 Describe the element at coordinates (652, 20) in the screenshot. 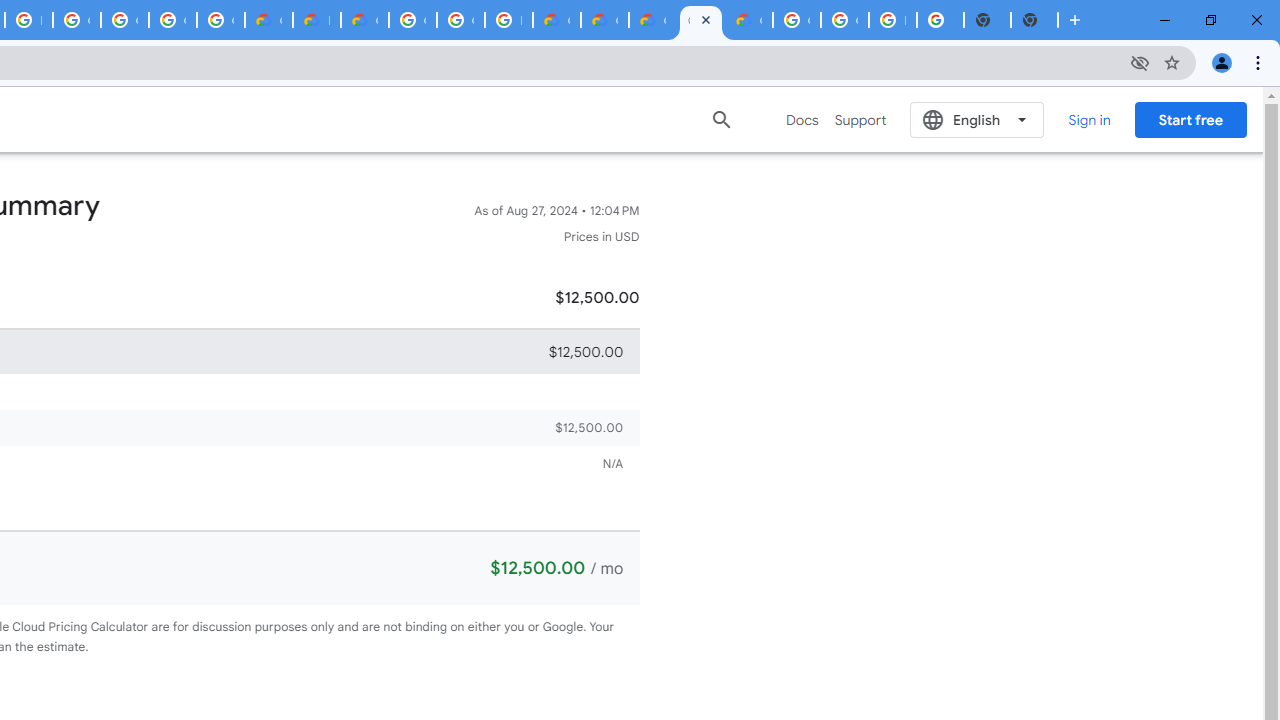

I see `'Google Cloud Estimate Summary'` at that location.